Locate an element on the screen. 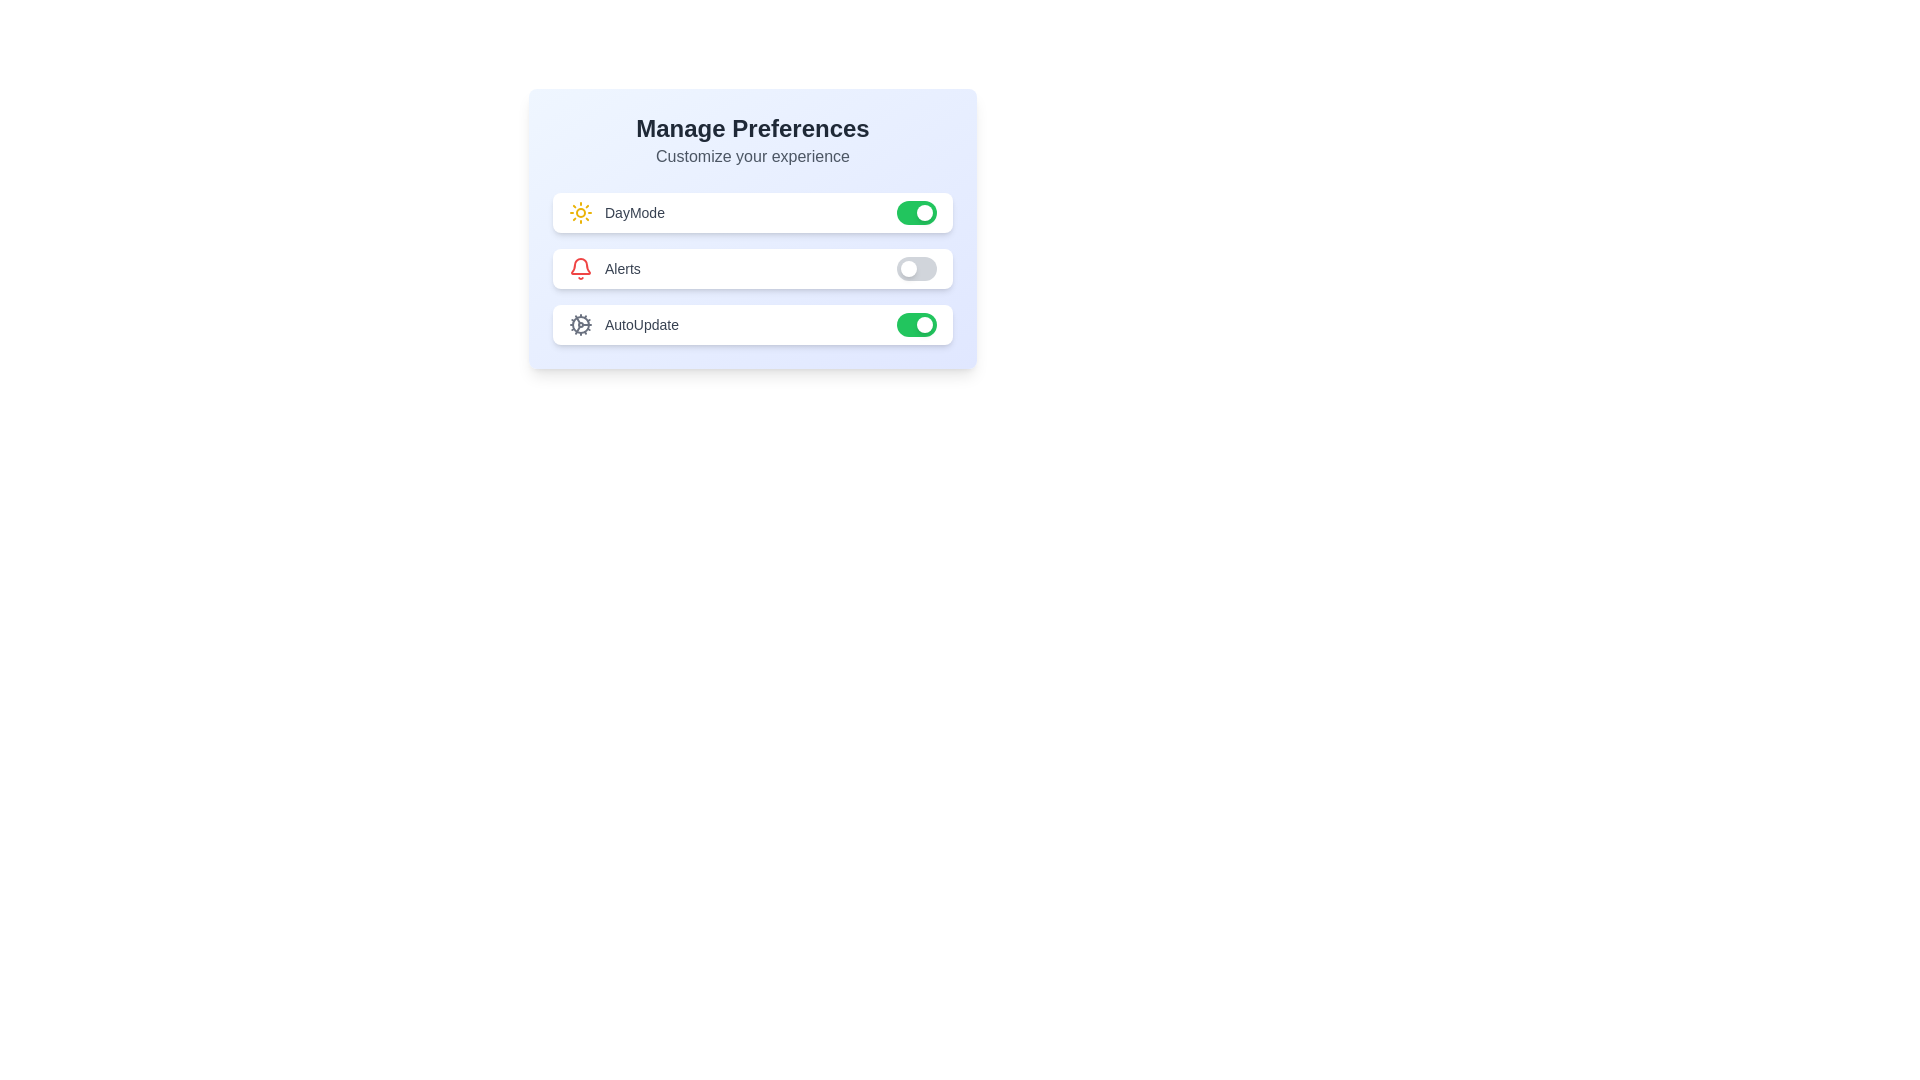 The width and height of the screenshot is (1920, 1080). the gear cog icon representing settings, which is visually aligned to the left of the 'AutoUpdate' text is located at coordinates (579, 323).